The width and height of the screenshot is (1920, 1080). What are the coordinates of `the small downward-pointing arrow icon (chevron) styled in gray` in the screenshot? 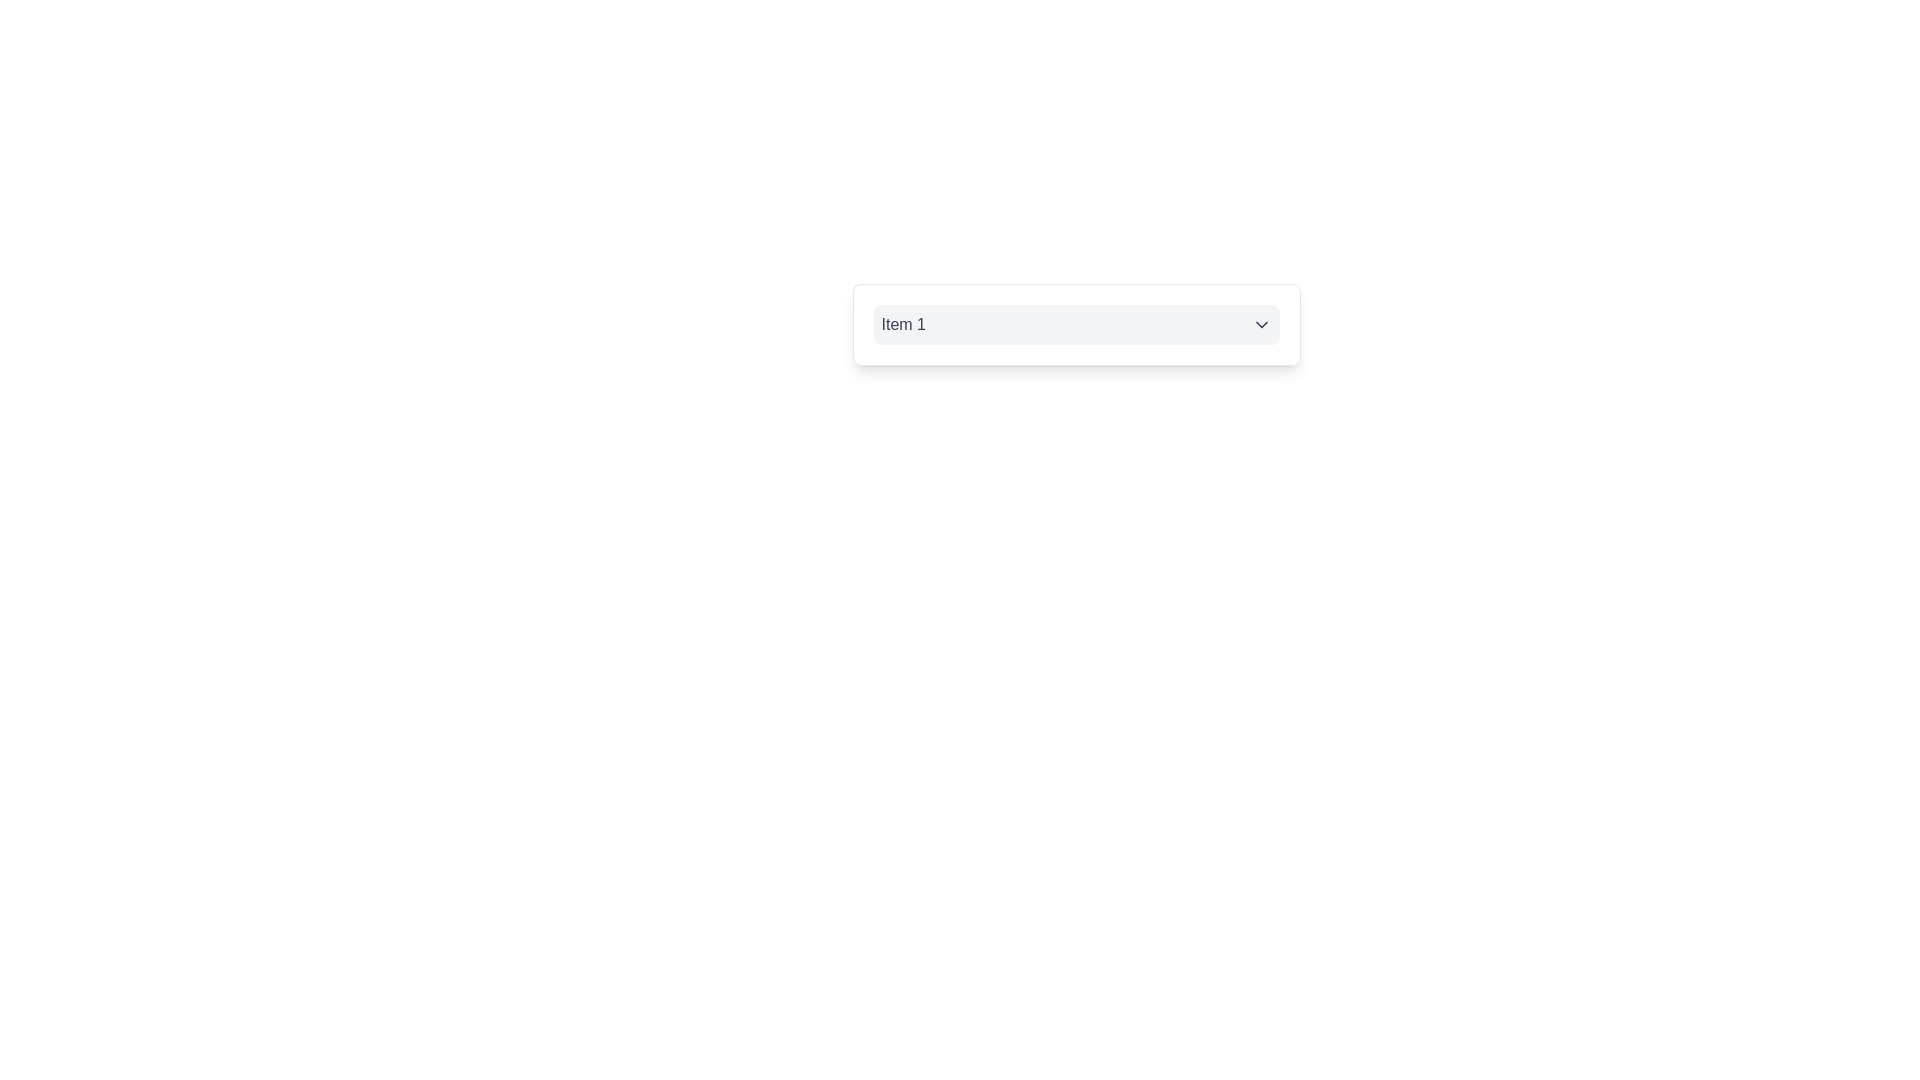 It's located at (1260, 323).